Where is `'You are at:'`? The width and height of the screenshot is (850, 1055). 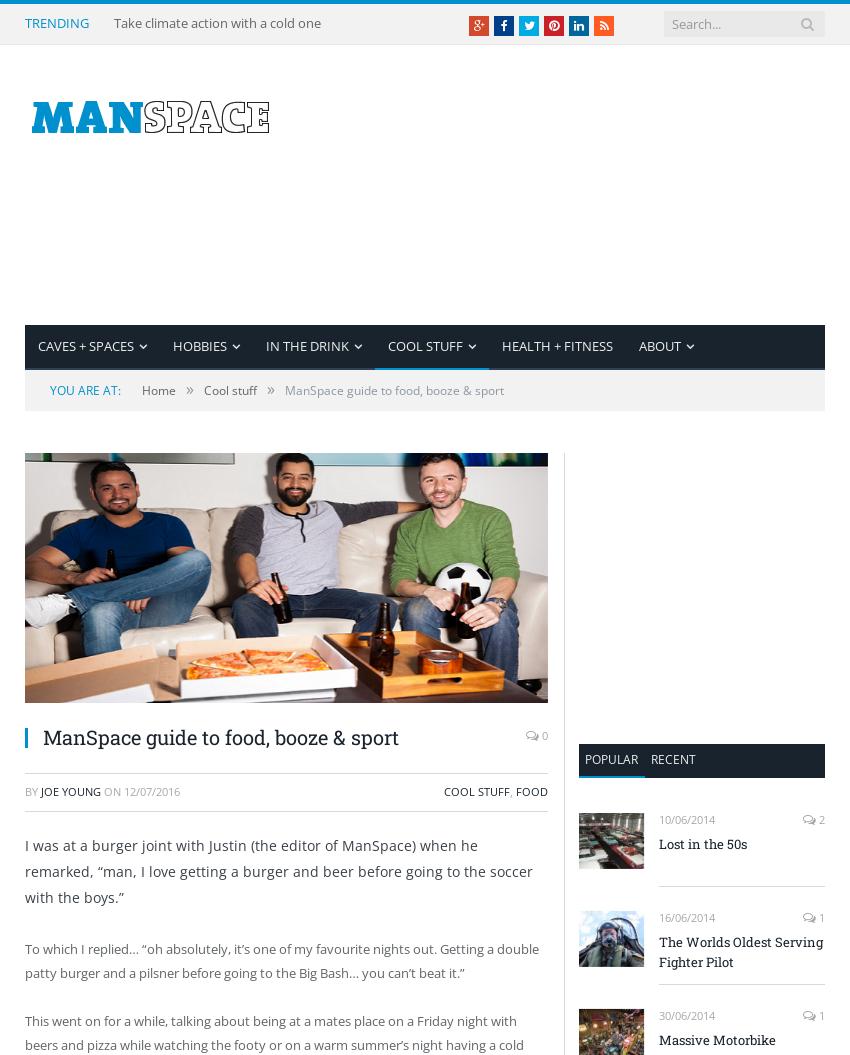
'You are at:' is located at coordinates (85, 390).